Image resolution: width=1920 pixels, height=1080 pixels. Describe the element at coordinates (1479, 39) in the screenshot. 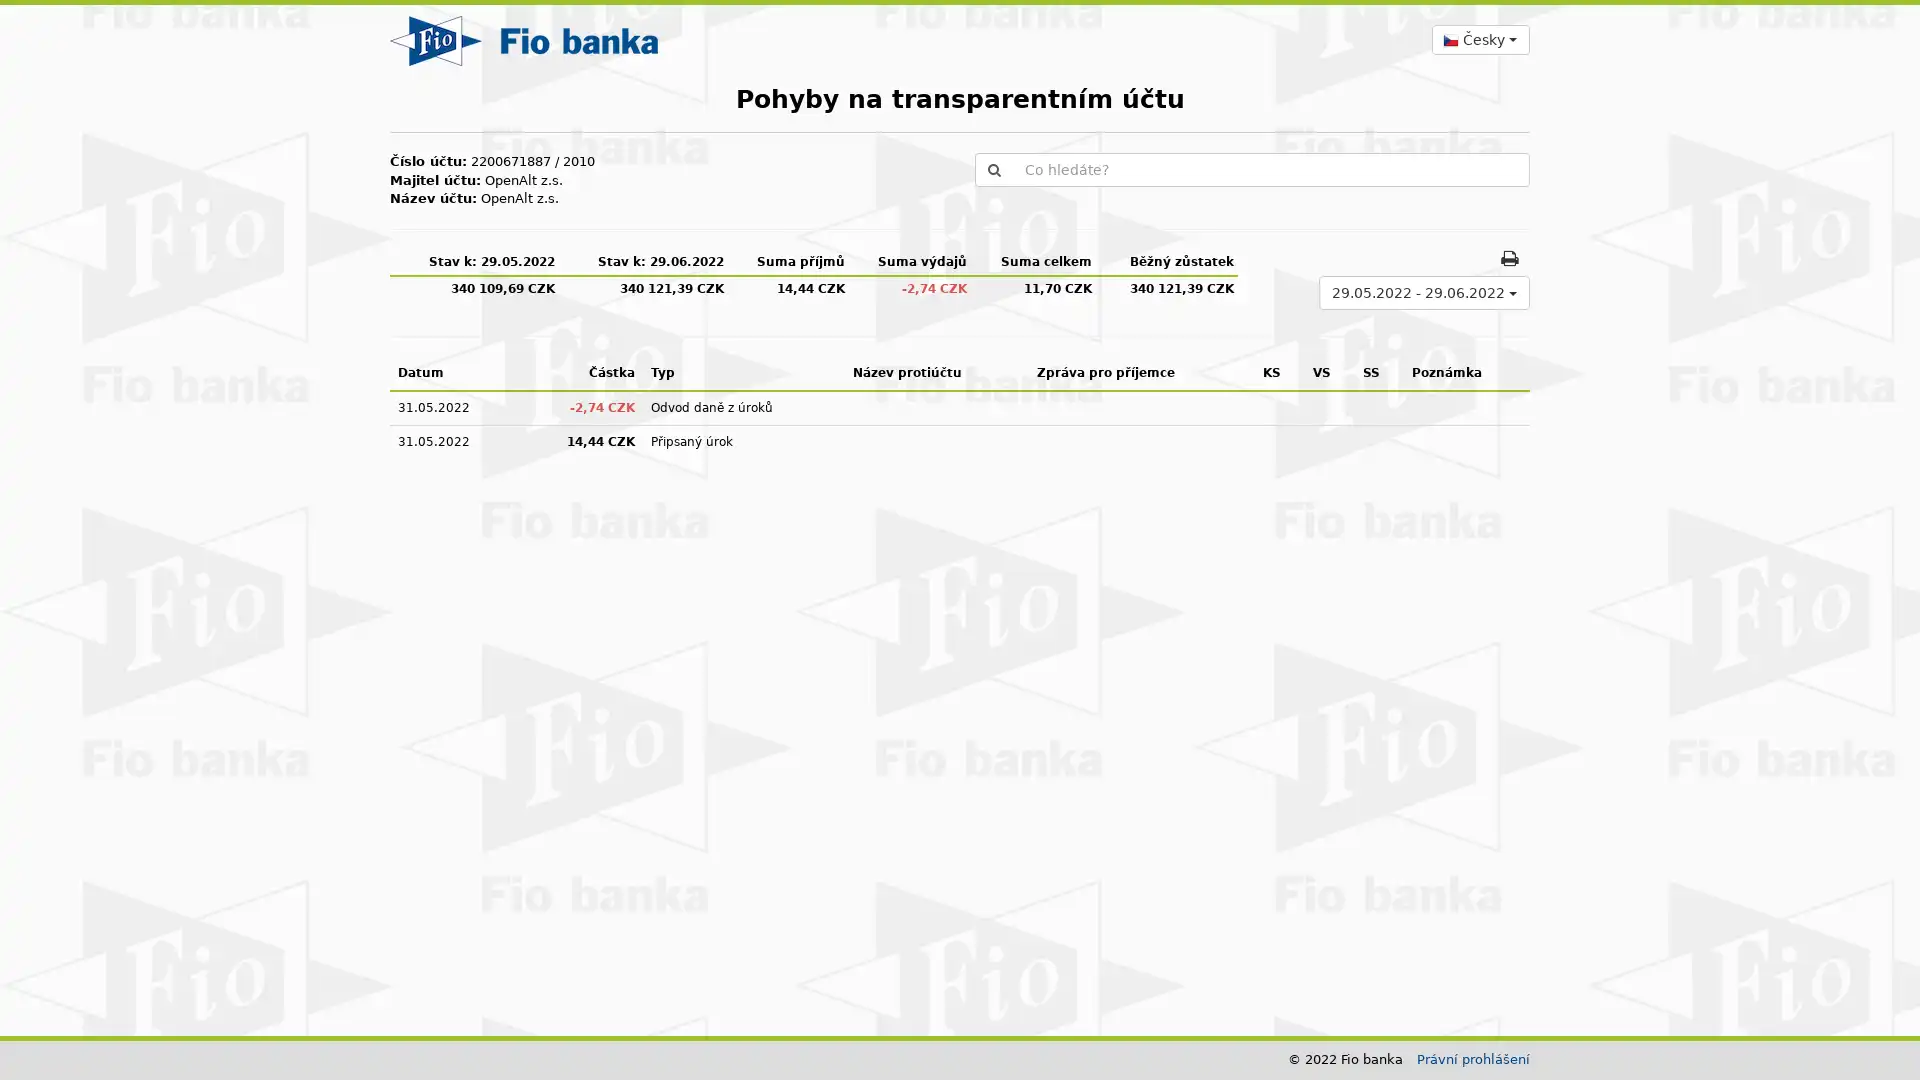

I see `Cesky` at that location.